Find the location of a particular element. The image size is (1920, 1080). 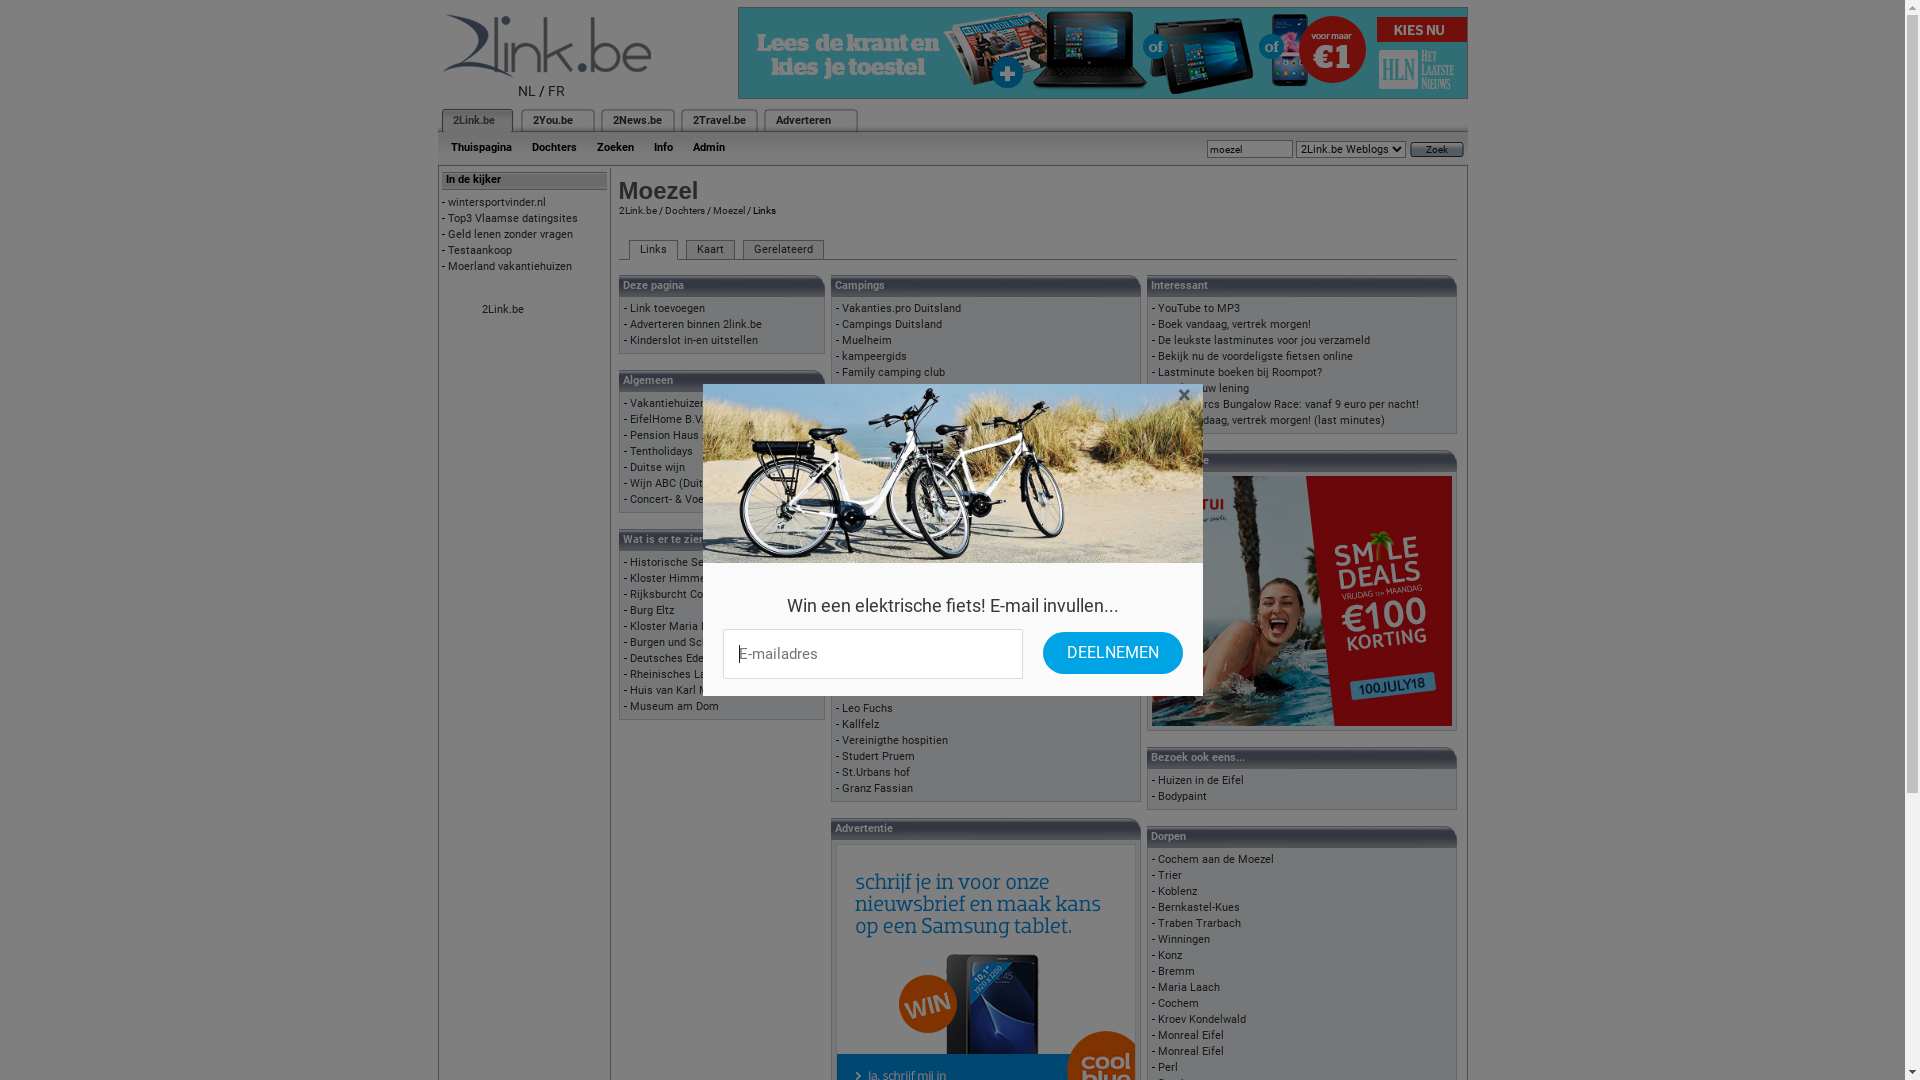

'Top3 Vlaamse datingsites' is located at coordinates (513, 218).